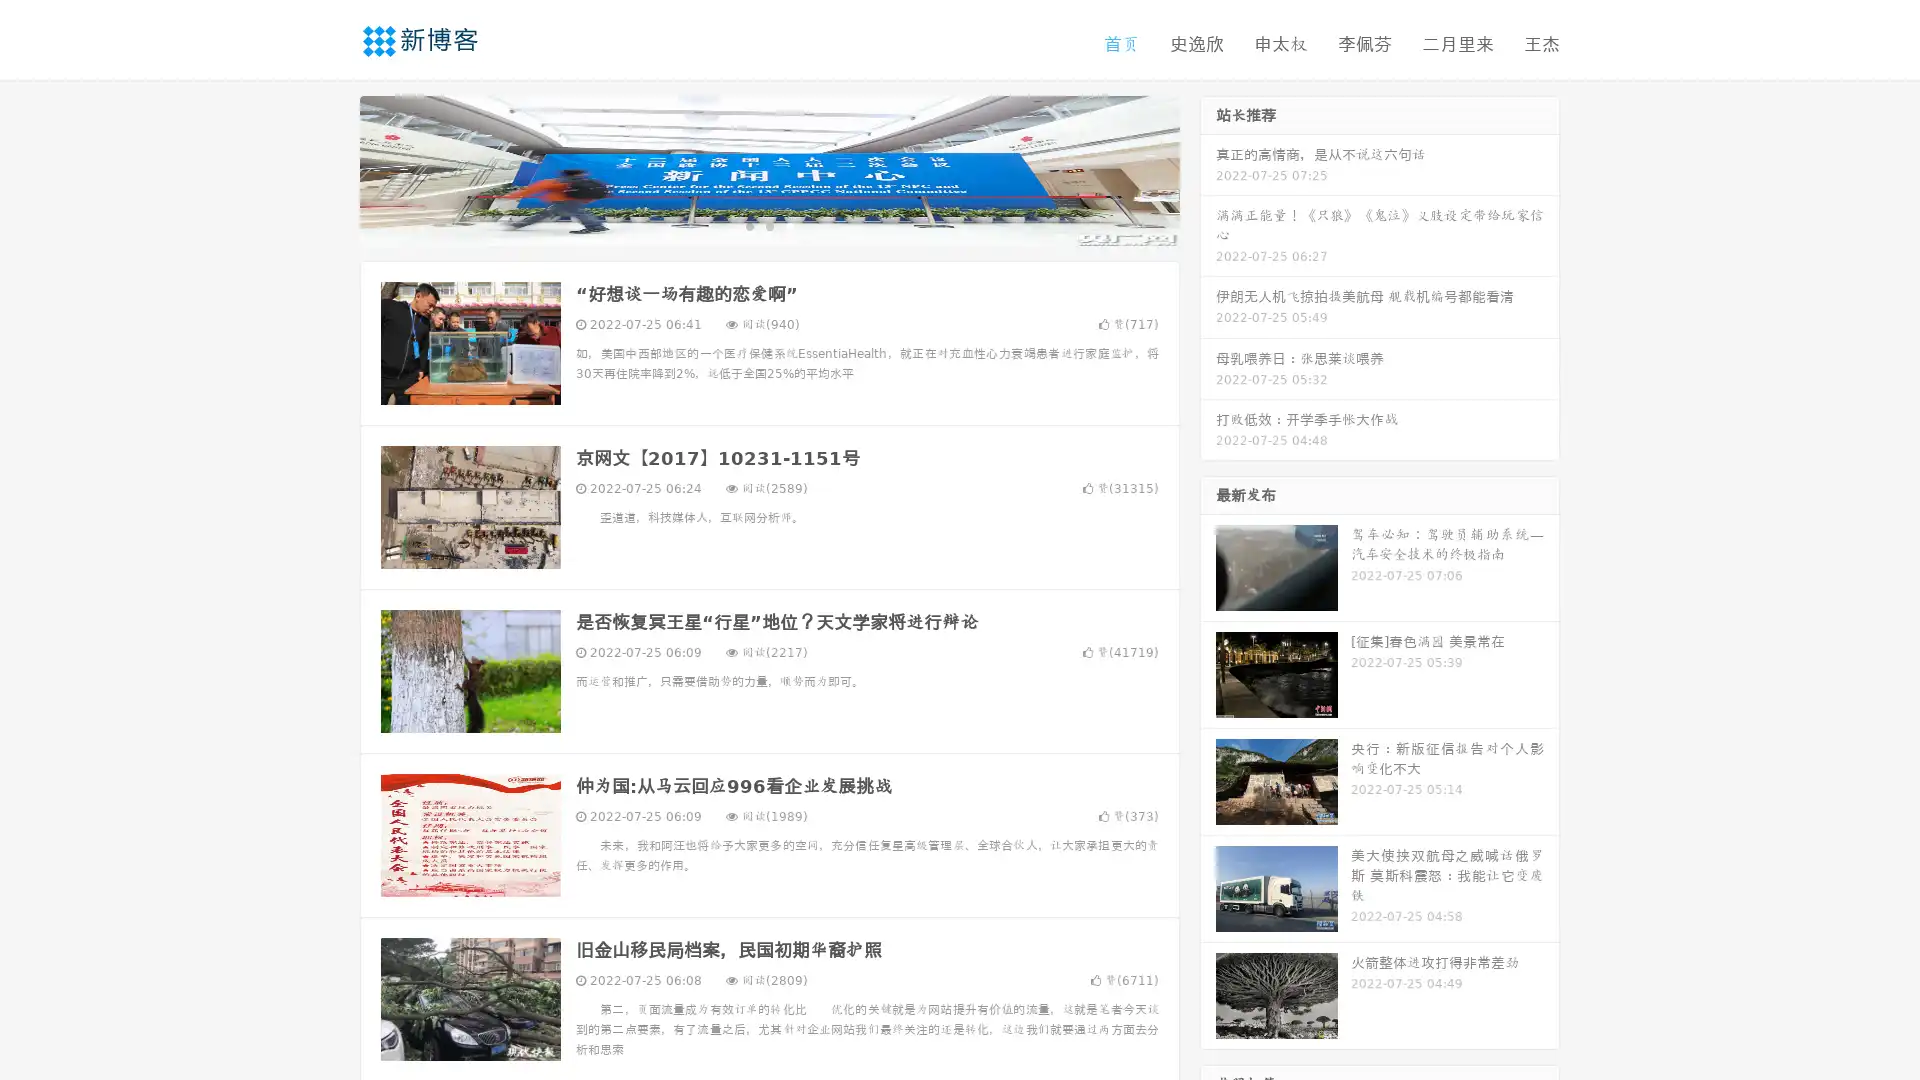 Image resolution: width=1920 pixels, height=1080 pixels. Describe the element at coordinates (789, 225) in the screenshot. I see `Go to slide 3` at that location.